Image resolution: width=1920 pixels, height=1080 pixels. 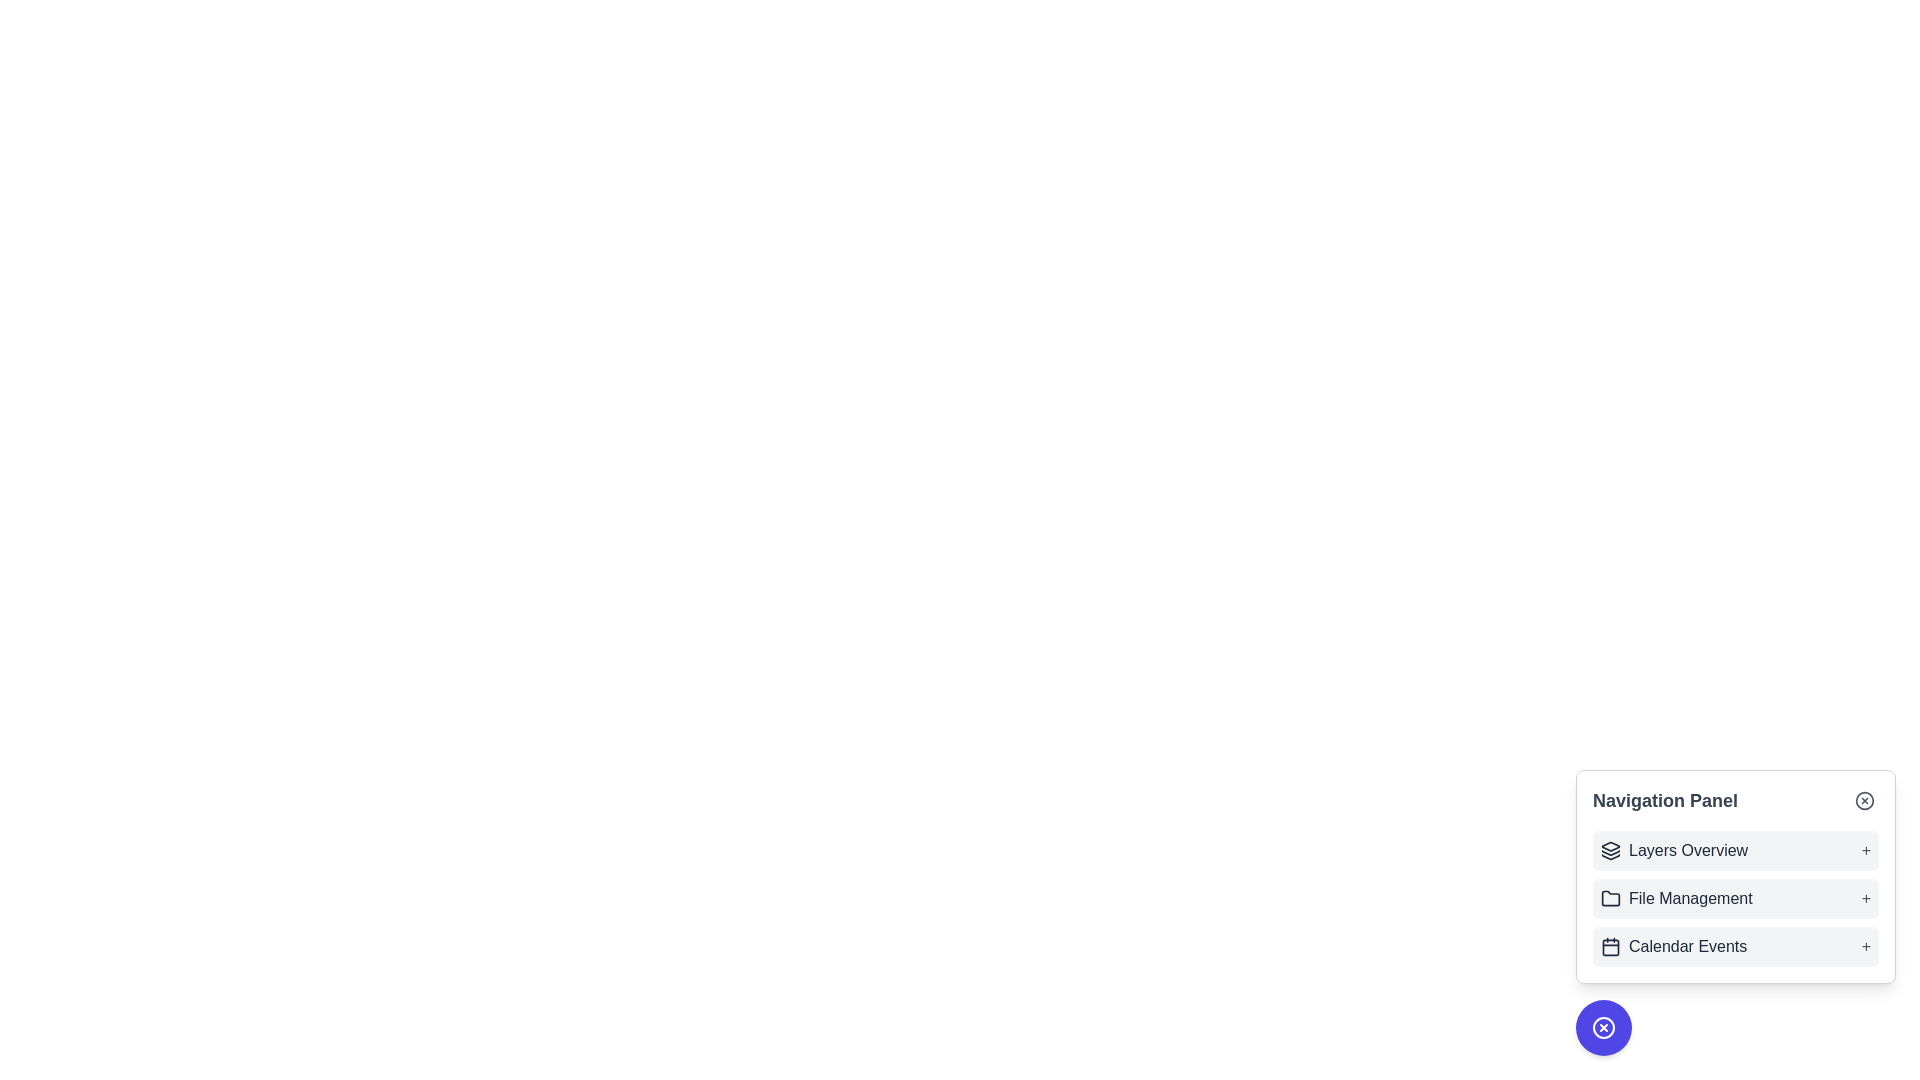 What do you see at coordinates (1611, 852) in the screenshot?
I see `the middle segment of the layered stack icon in the Navigation Panel's 'Layers Overview' section` at bounding box center [1611, 852].